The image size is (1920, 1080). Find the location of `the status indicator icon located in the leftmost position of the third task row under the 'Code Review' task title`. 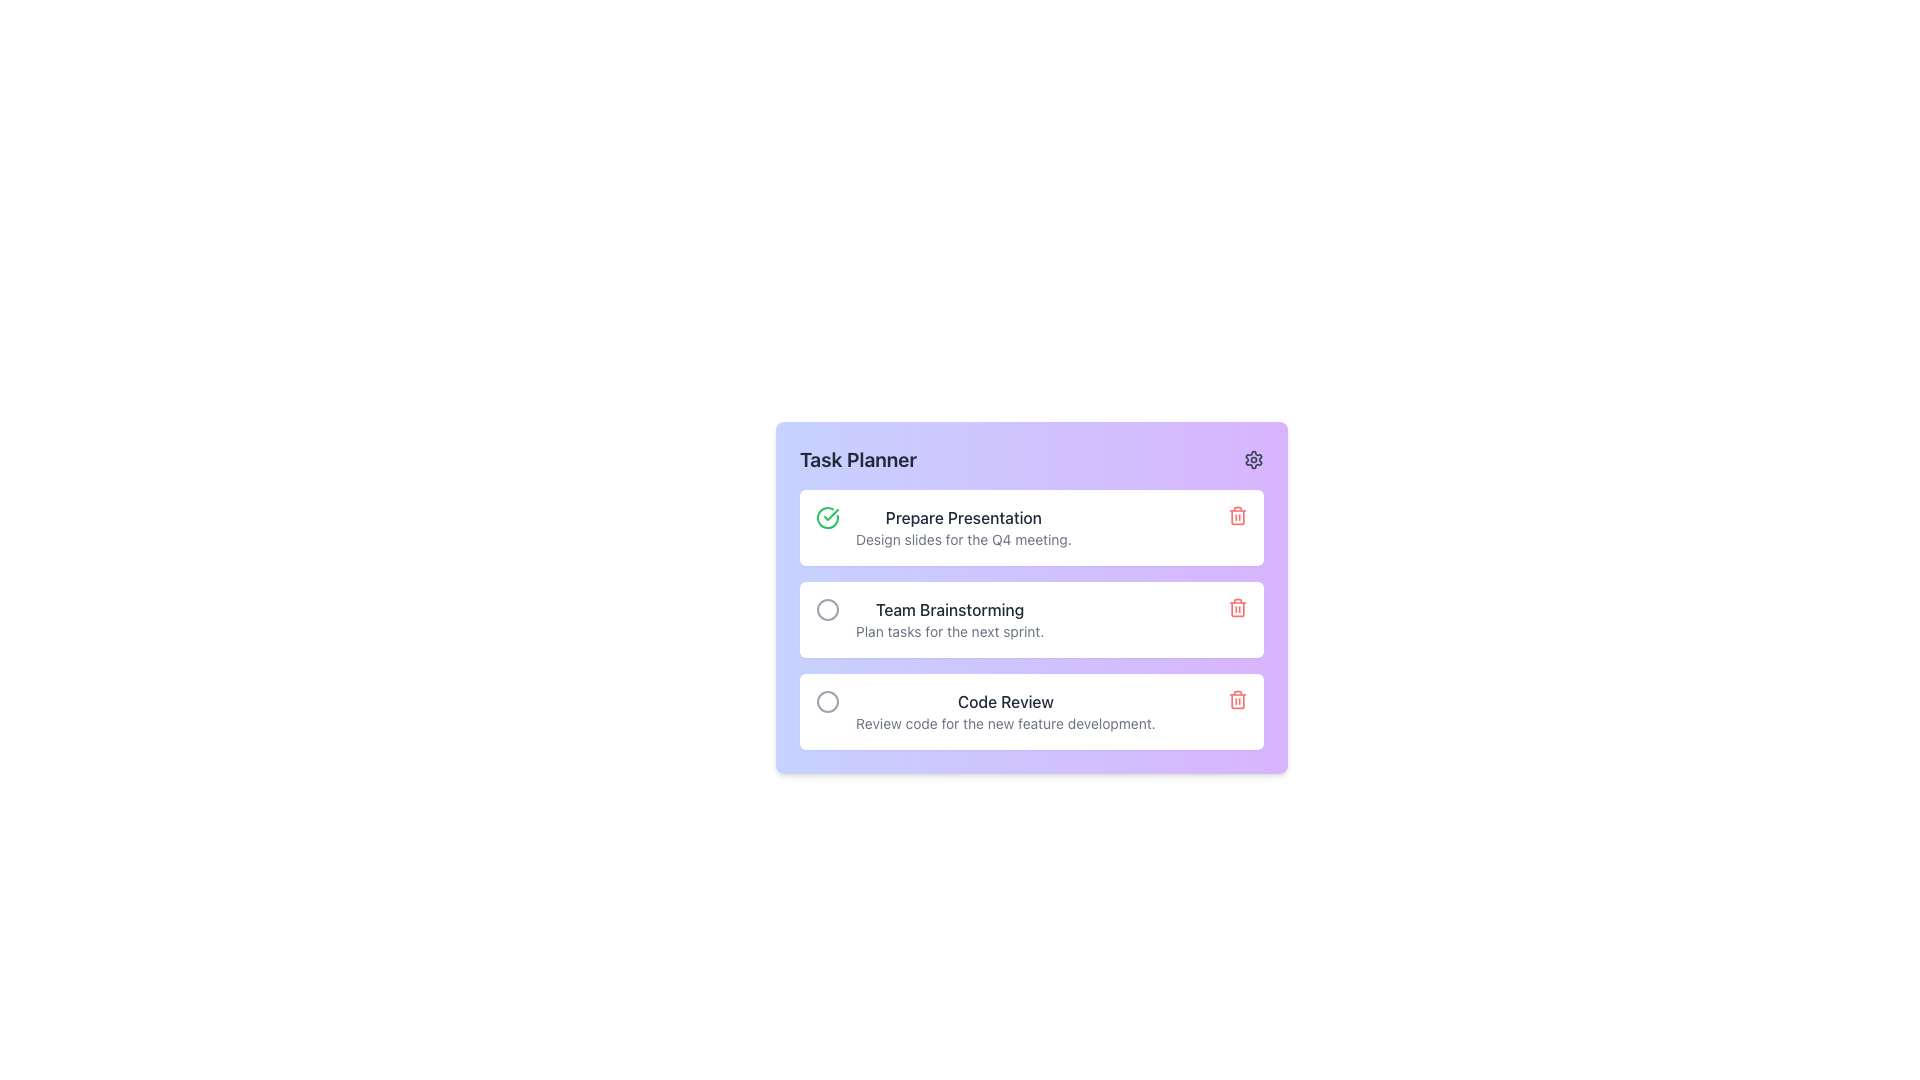

the status indicator icon located in the leftmost position of the third task row under the 'Code Review' task title is located at coordinates (828, 701).